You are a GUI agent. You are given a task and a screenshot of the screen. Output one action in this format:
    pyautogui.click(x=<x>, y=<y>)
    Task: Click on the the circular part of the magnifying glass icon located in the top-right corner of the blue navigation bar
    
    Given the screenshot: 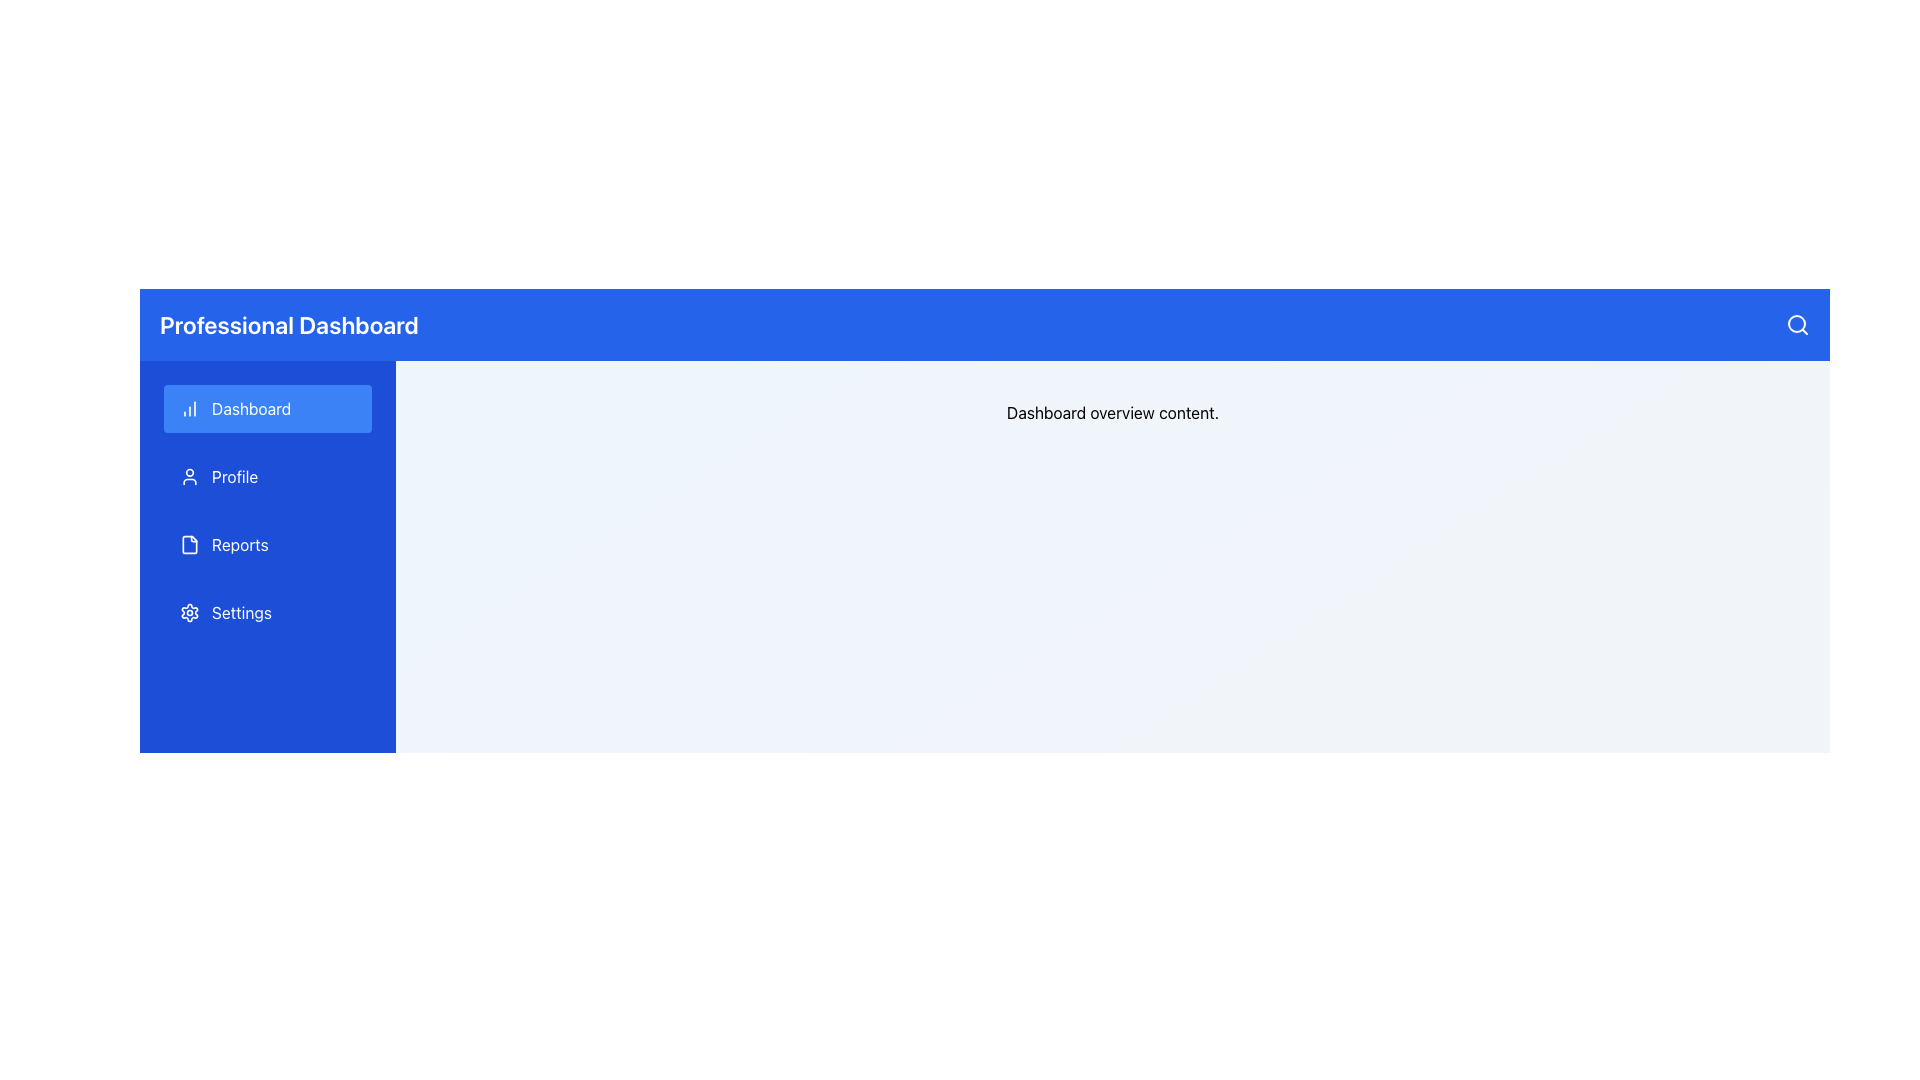 What is the action you would take?
    pyautogui.click(x=1796, y=323)
    